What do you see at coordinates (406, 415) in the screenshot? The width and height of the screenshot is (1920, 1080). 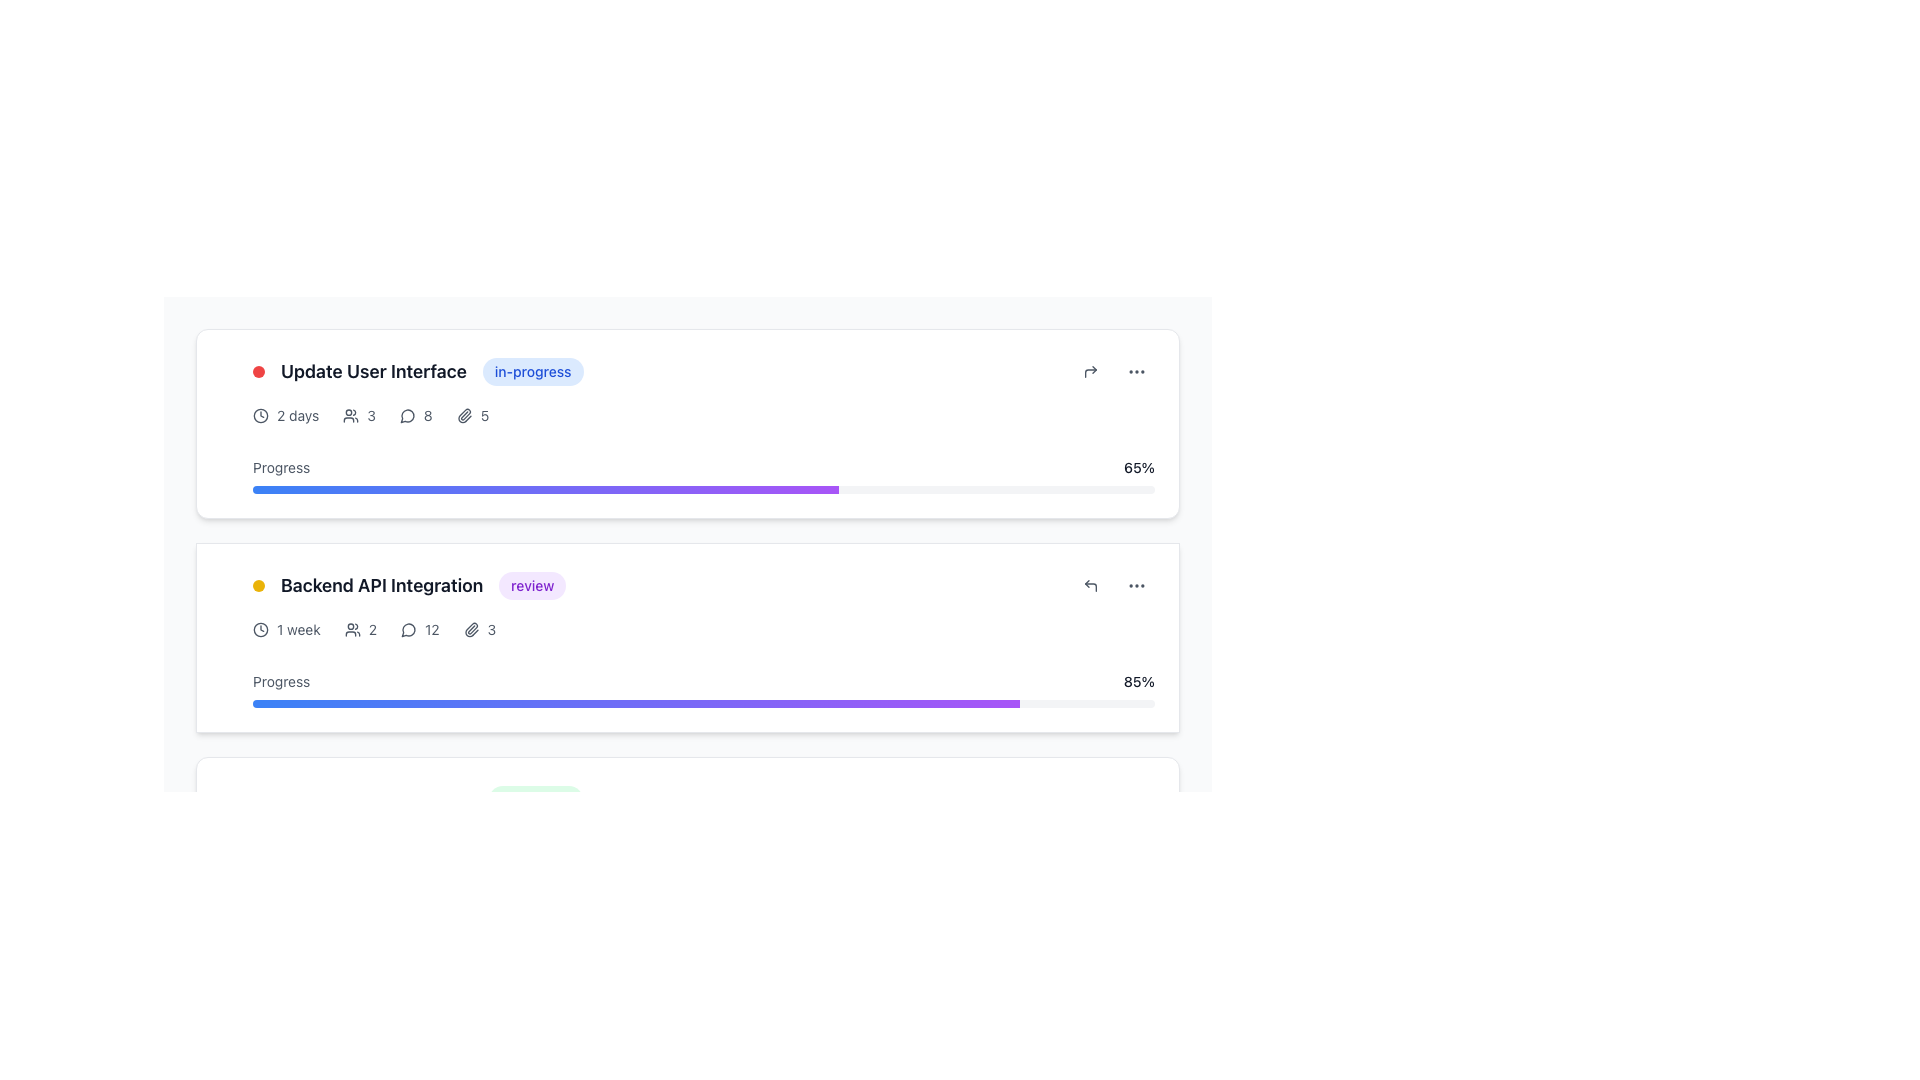 I see `the circular speech bubble icon associated with comment functionality` at bounding box center [406, 415].